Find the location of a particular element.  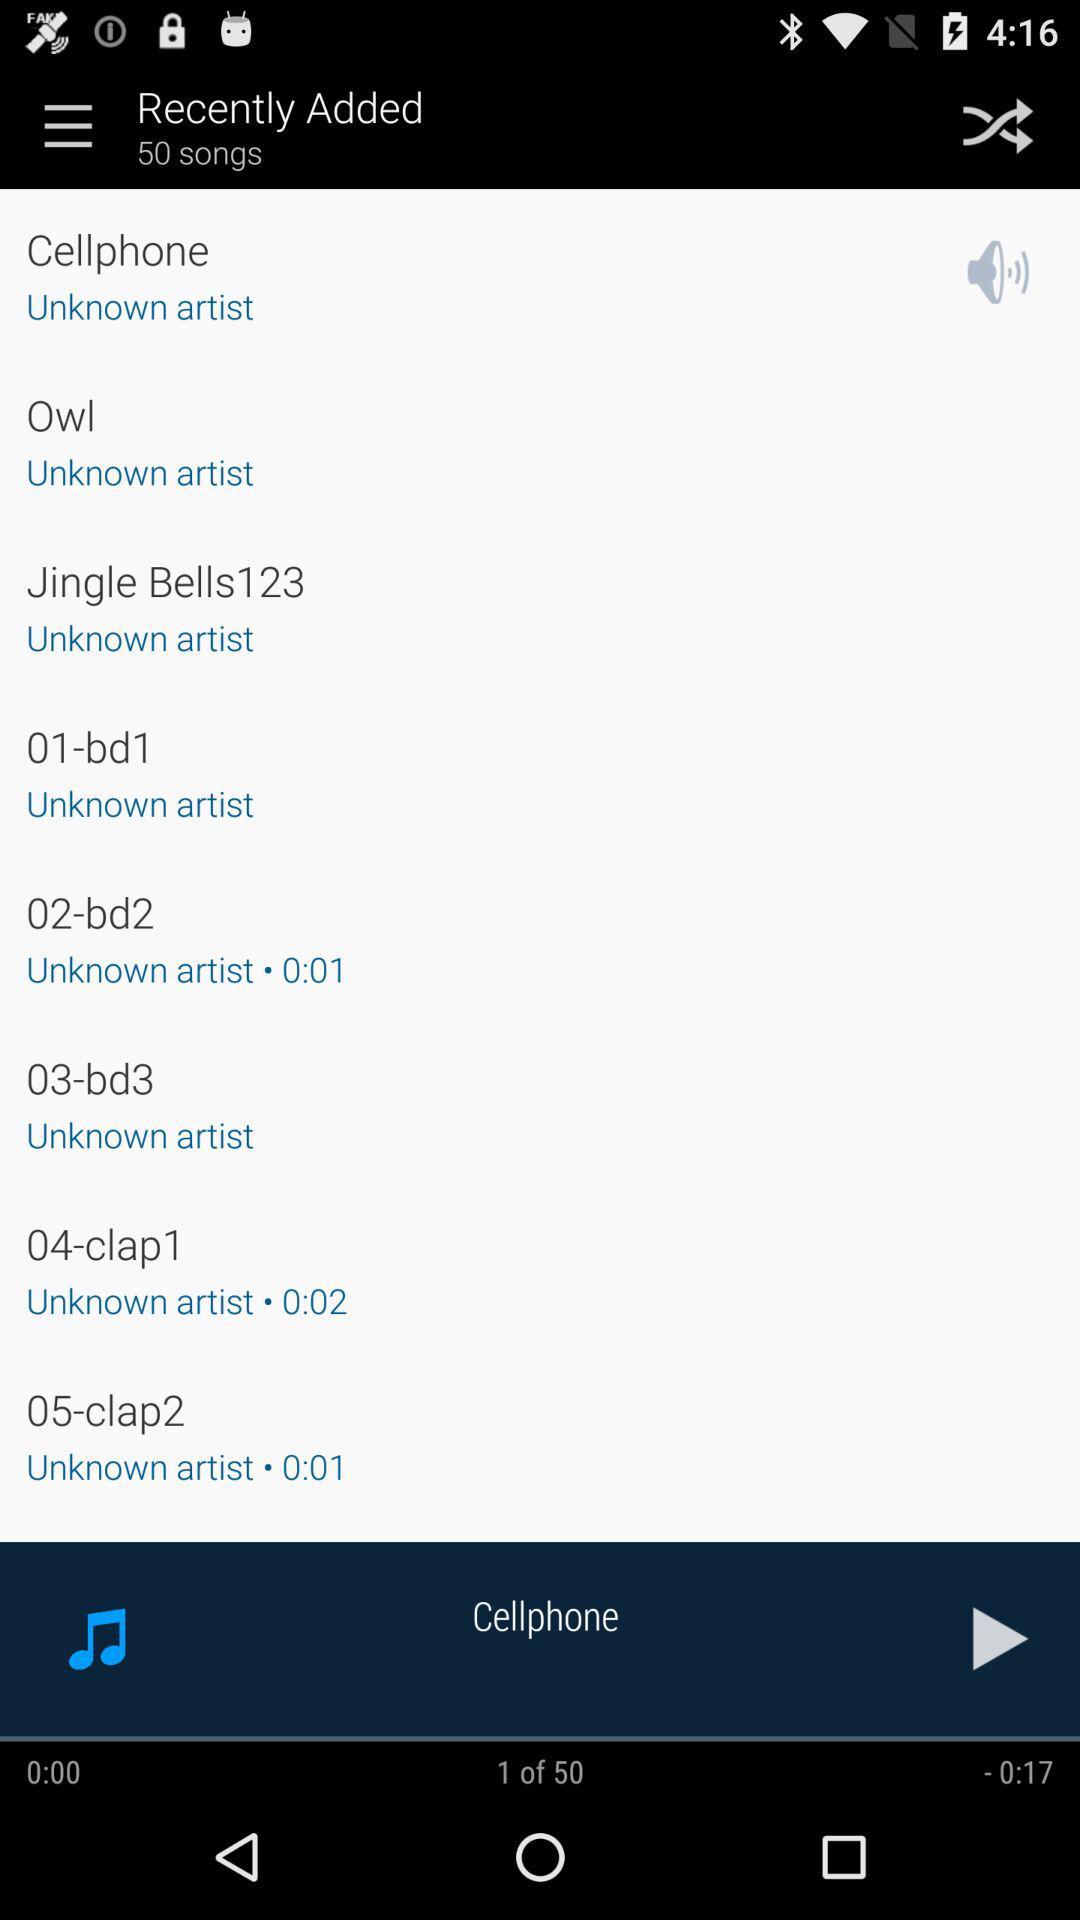

03-bd3 icon is located at coordinates (90, 1076).